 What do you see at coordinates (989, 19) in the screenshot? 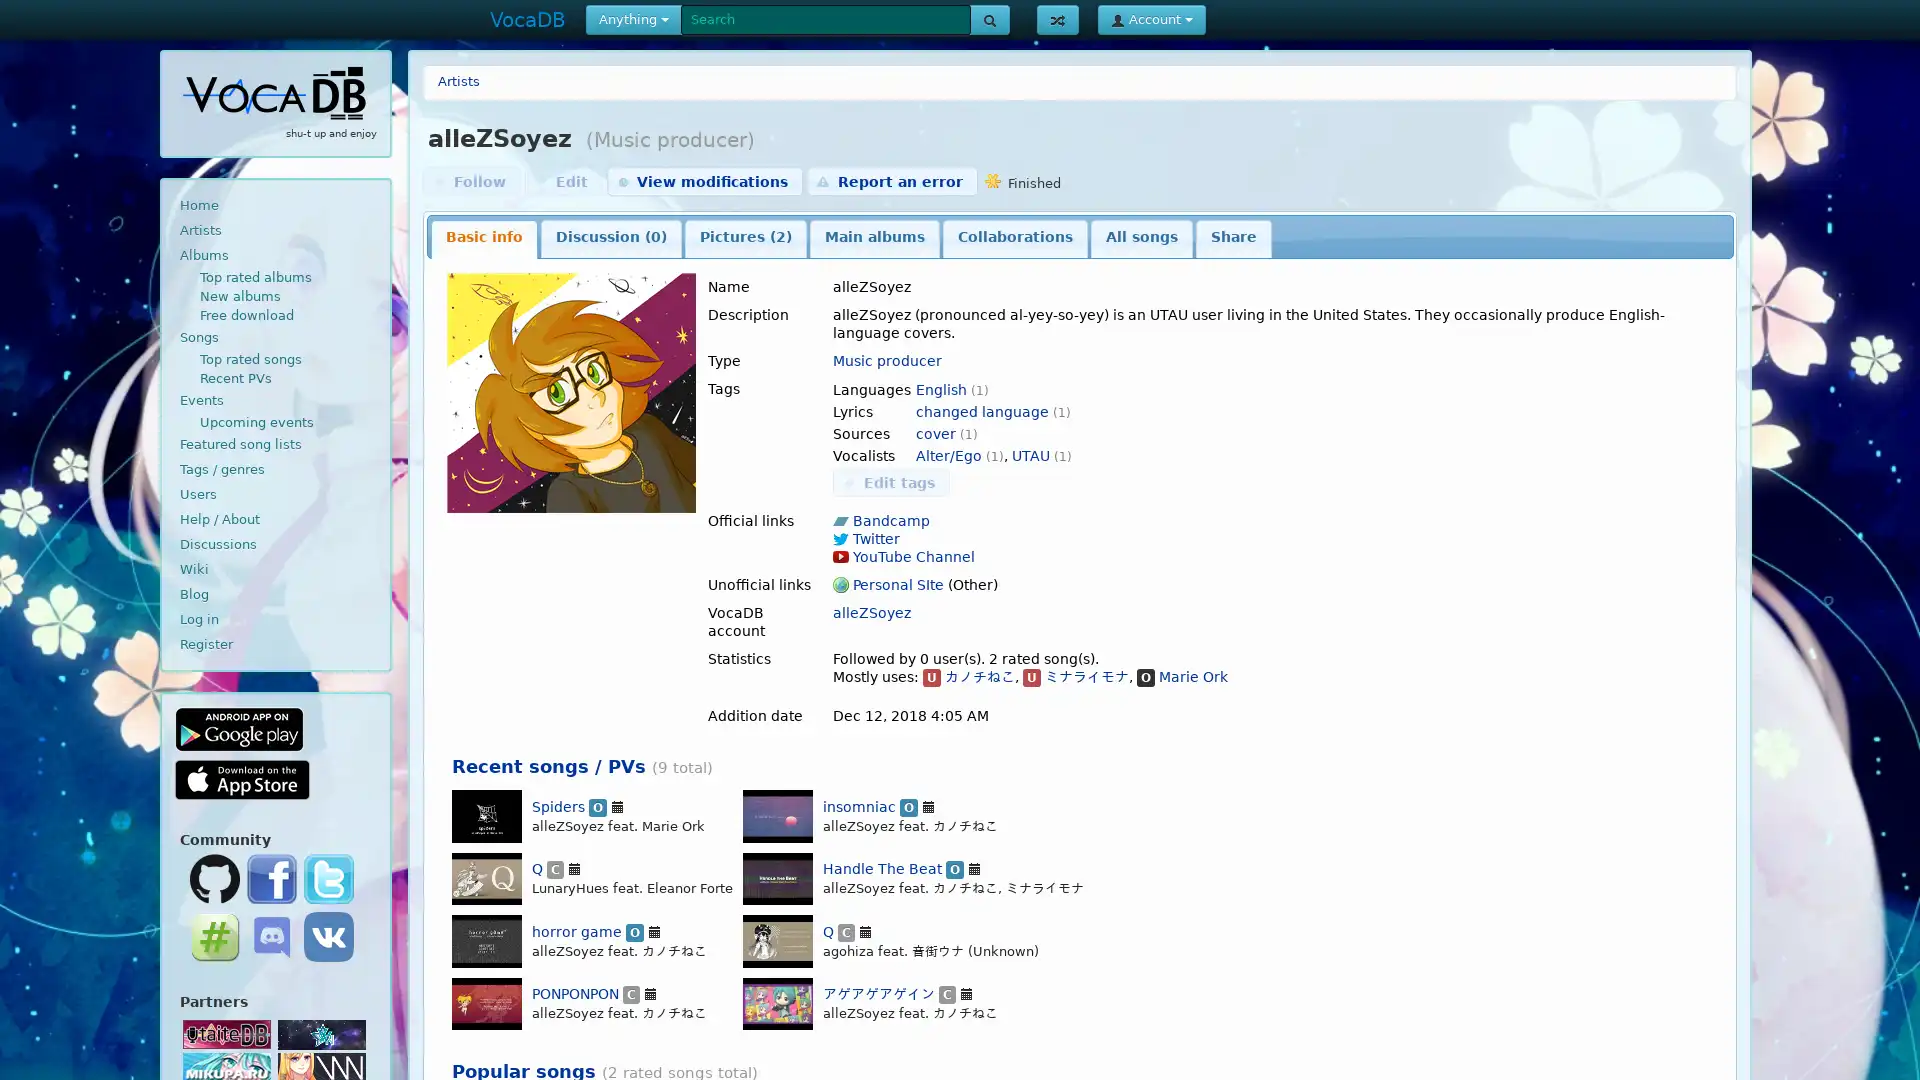
I see `Search` at bounding box center [989, 19].